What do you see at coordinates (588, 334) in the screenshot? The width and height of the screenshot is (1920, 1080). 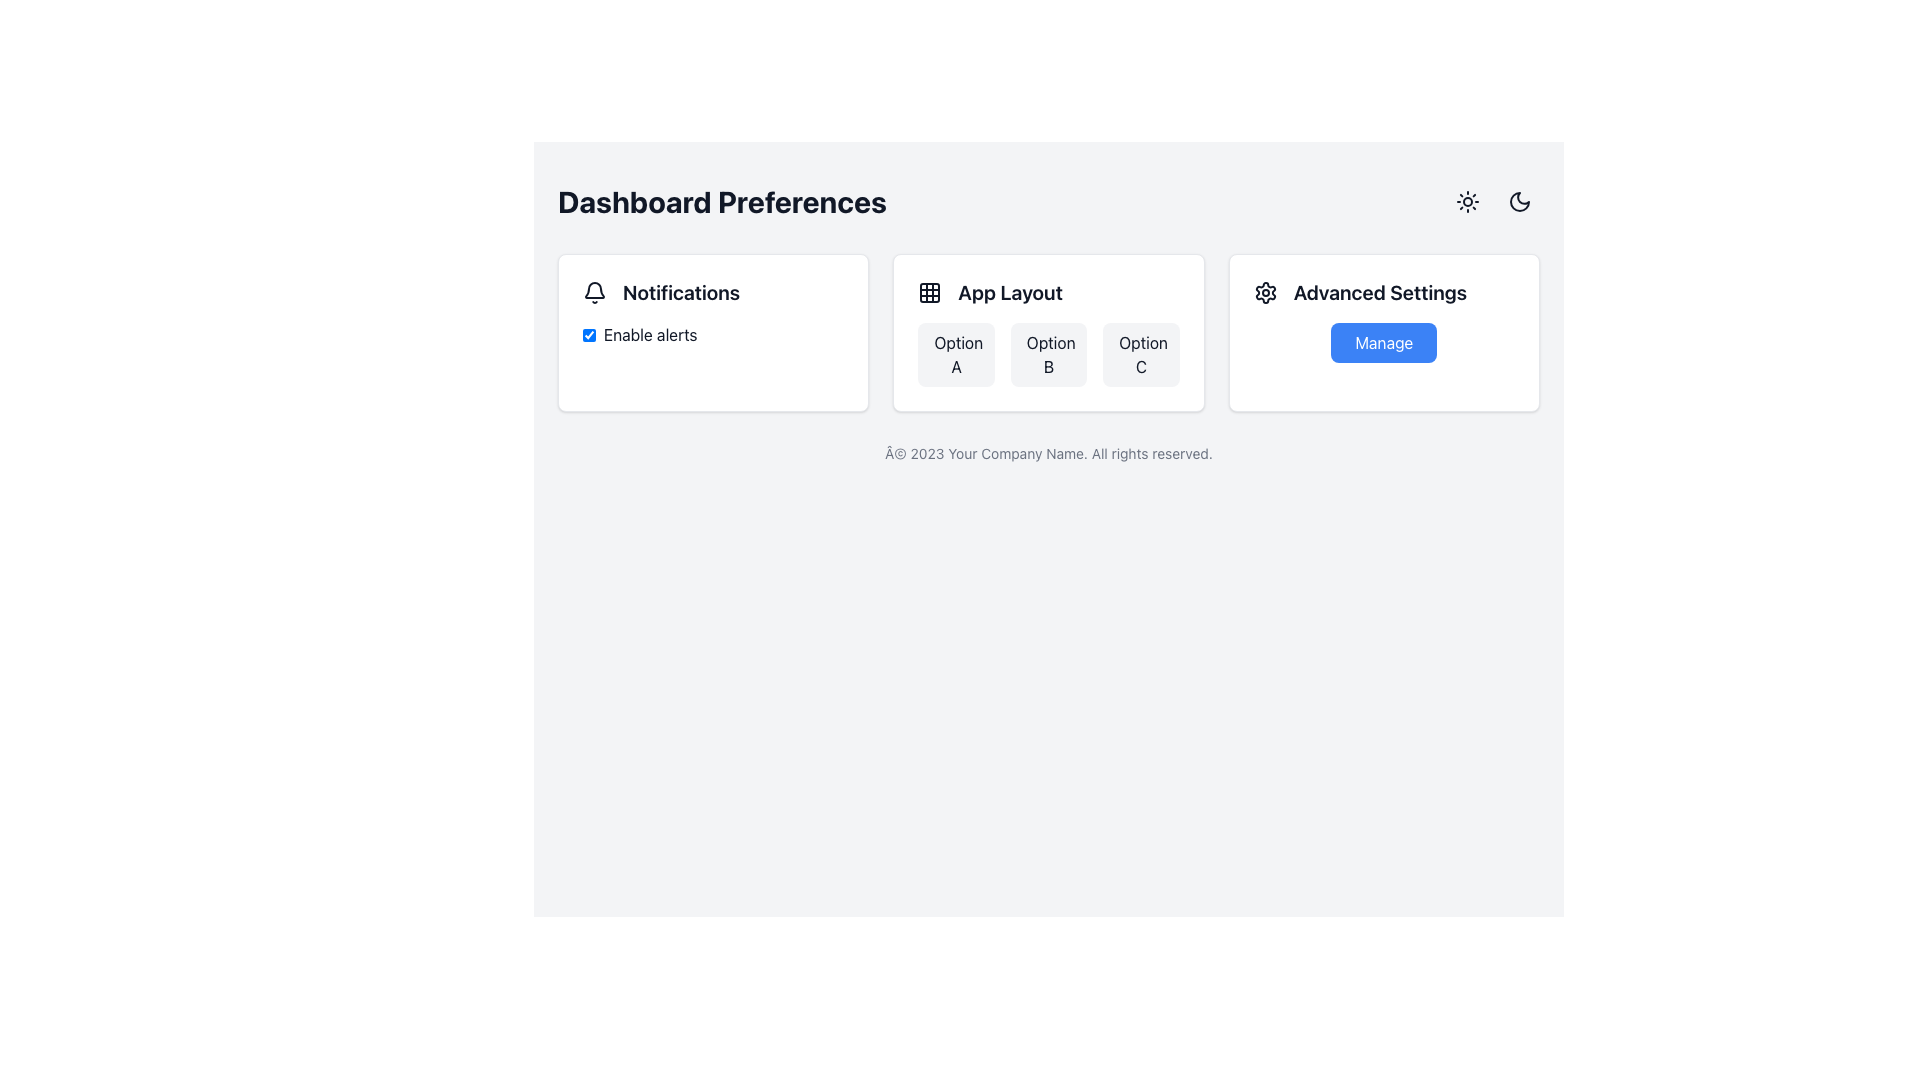 I see `the checkbox labeled 'Enable alerts' within the 'Notifications' card` at bounding box center [588, 334].